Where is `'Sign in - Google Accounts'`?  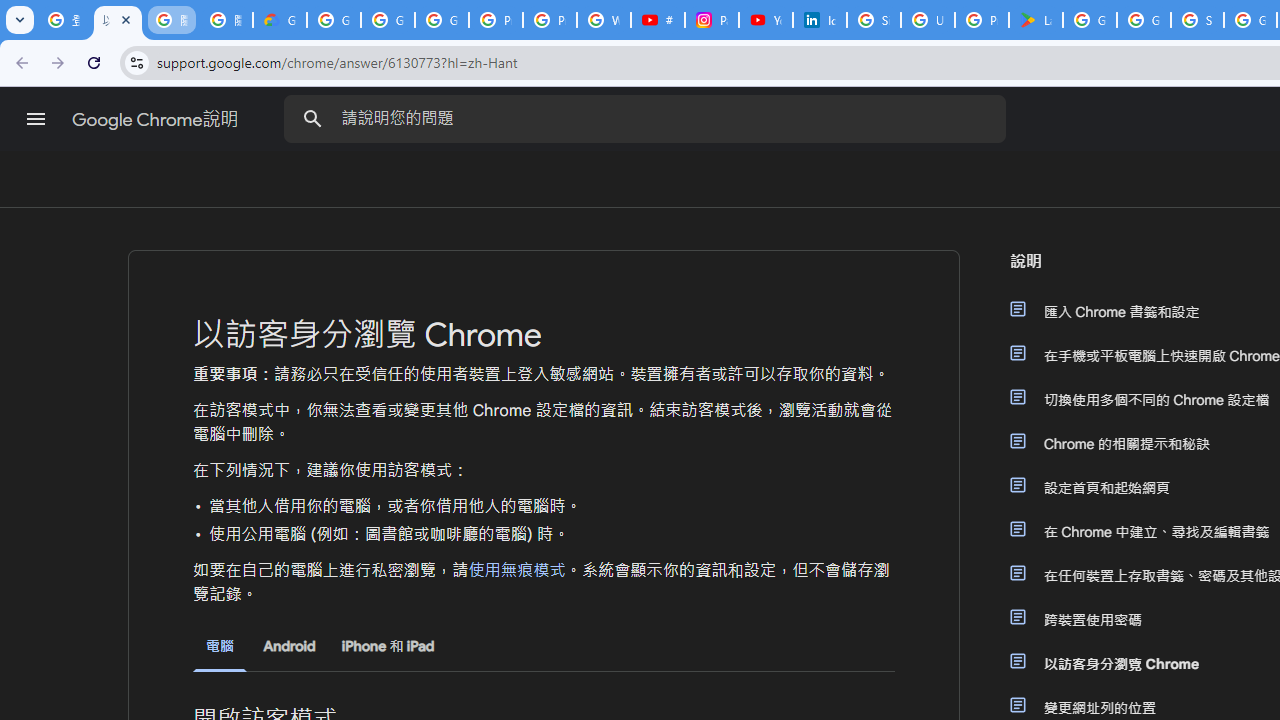 'Sign in - Google Accounts' is located at coordinates (874, 20).